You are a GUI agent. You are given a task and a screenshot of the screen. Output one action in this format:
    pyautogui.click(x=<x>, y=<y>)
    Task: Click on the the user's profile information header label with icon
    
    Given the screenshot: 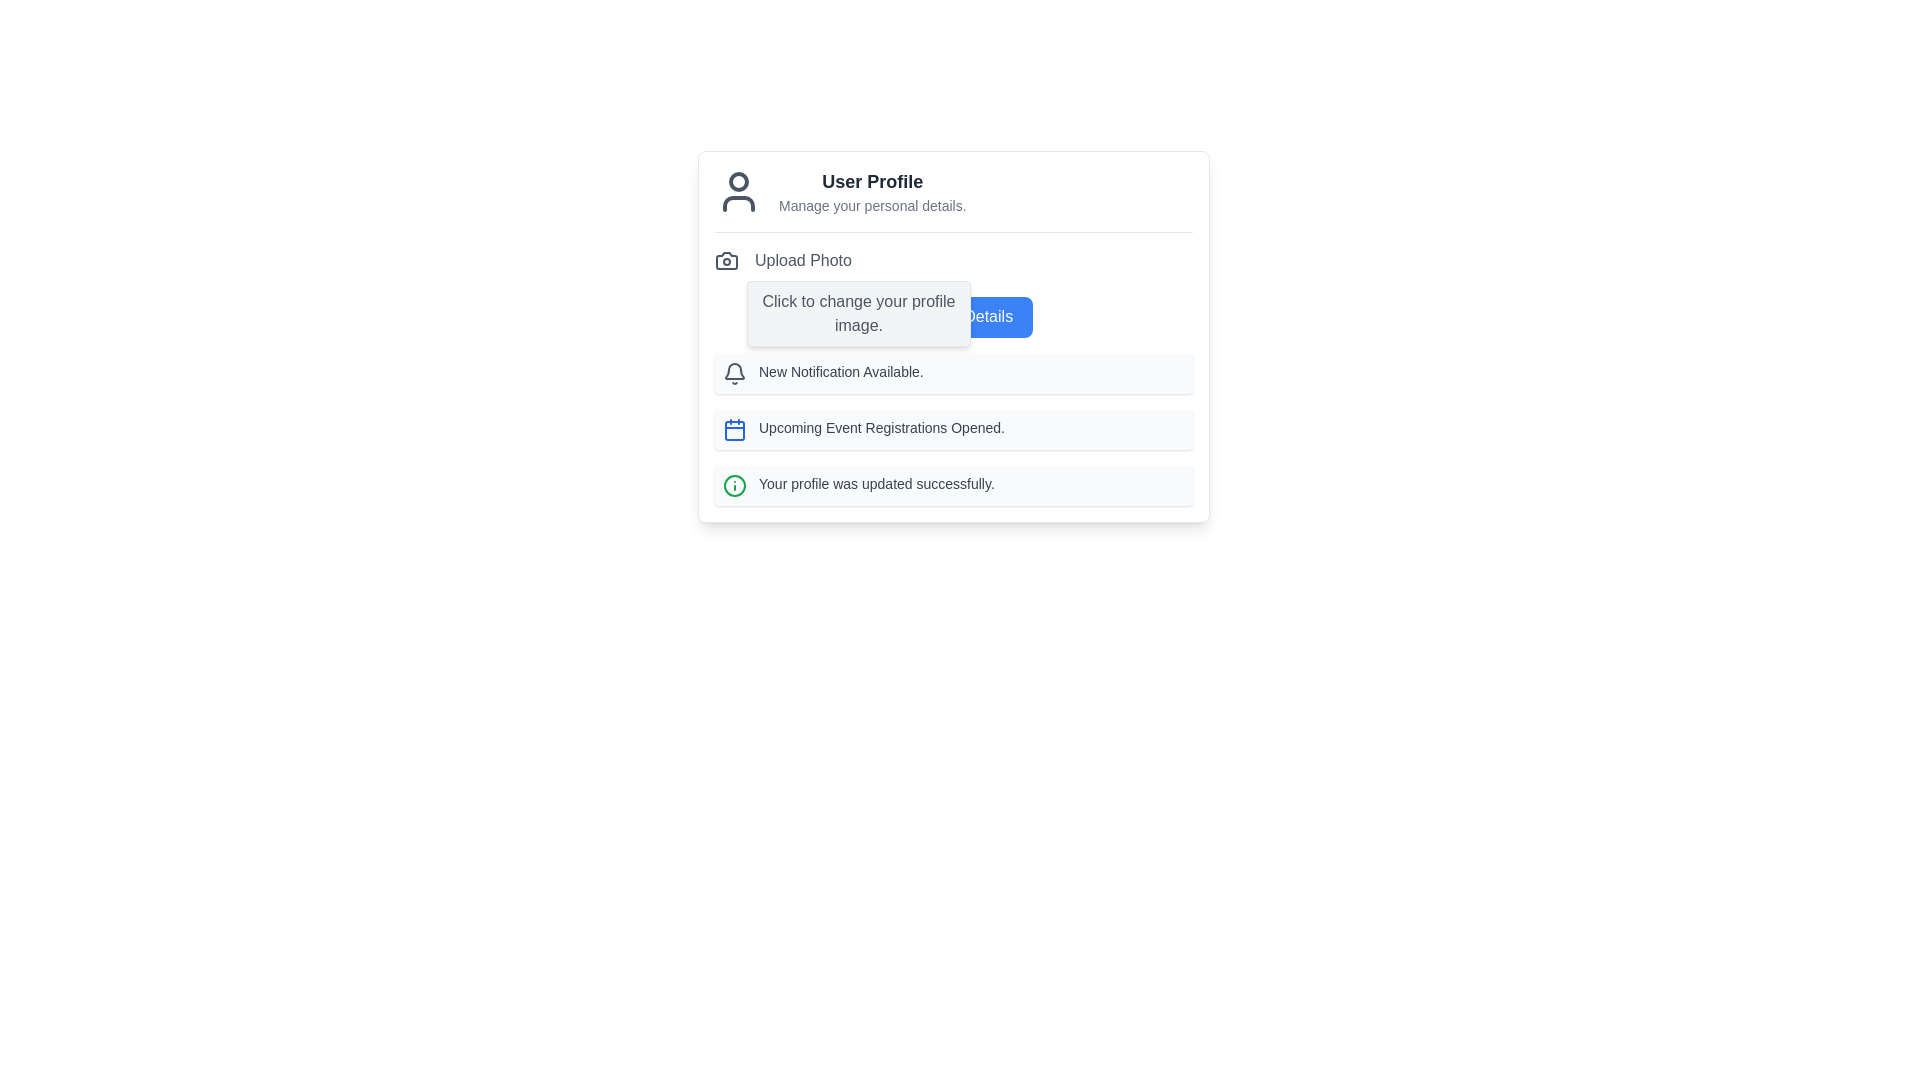 What is the action you would take?
    pyautogui.click(x=953, y=200)
    